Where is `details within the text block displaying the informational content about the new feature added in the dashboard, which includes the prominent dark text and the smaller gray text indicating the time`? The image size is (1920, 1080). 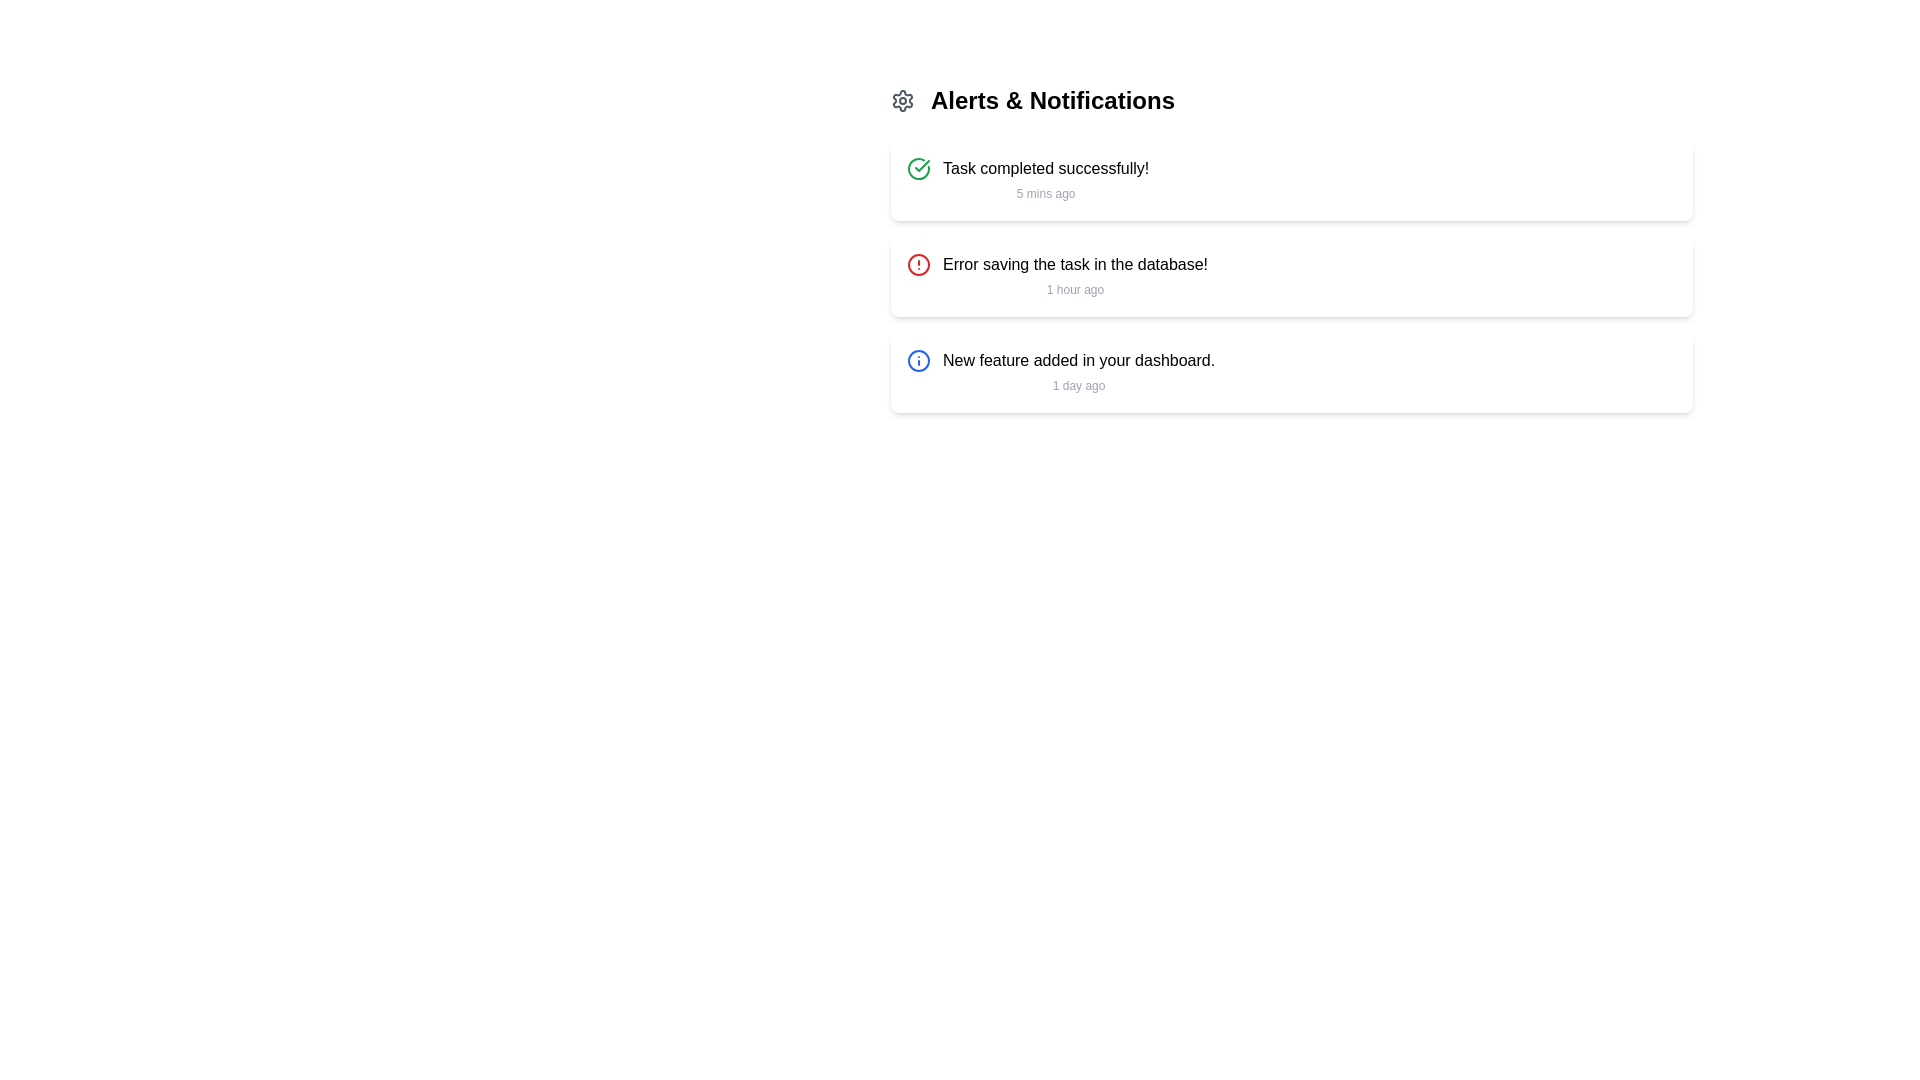 details within the text block displaying the informational content about the new feature added in the dashboard, which includes the prominent dark text and the smaller gray text indicating the time is located at coordinates (1078, 373).